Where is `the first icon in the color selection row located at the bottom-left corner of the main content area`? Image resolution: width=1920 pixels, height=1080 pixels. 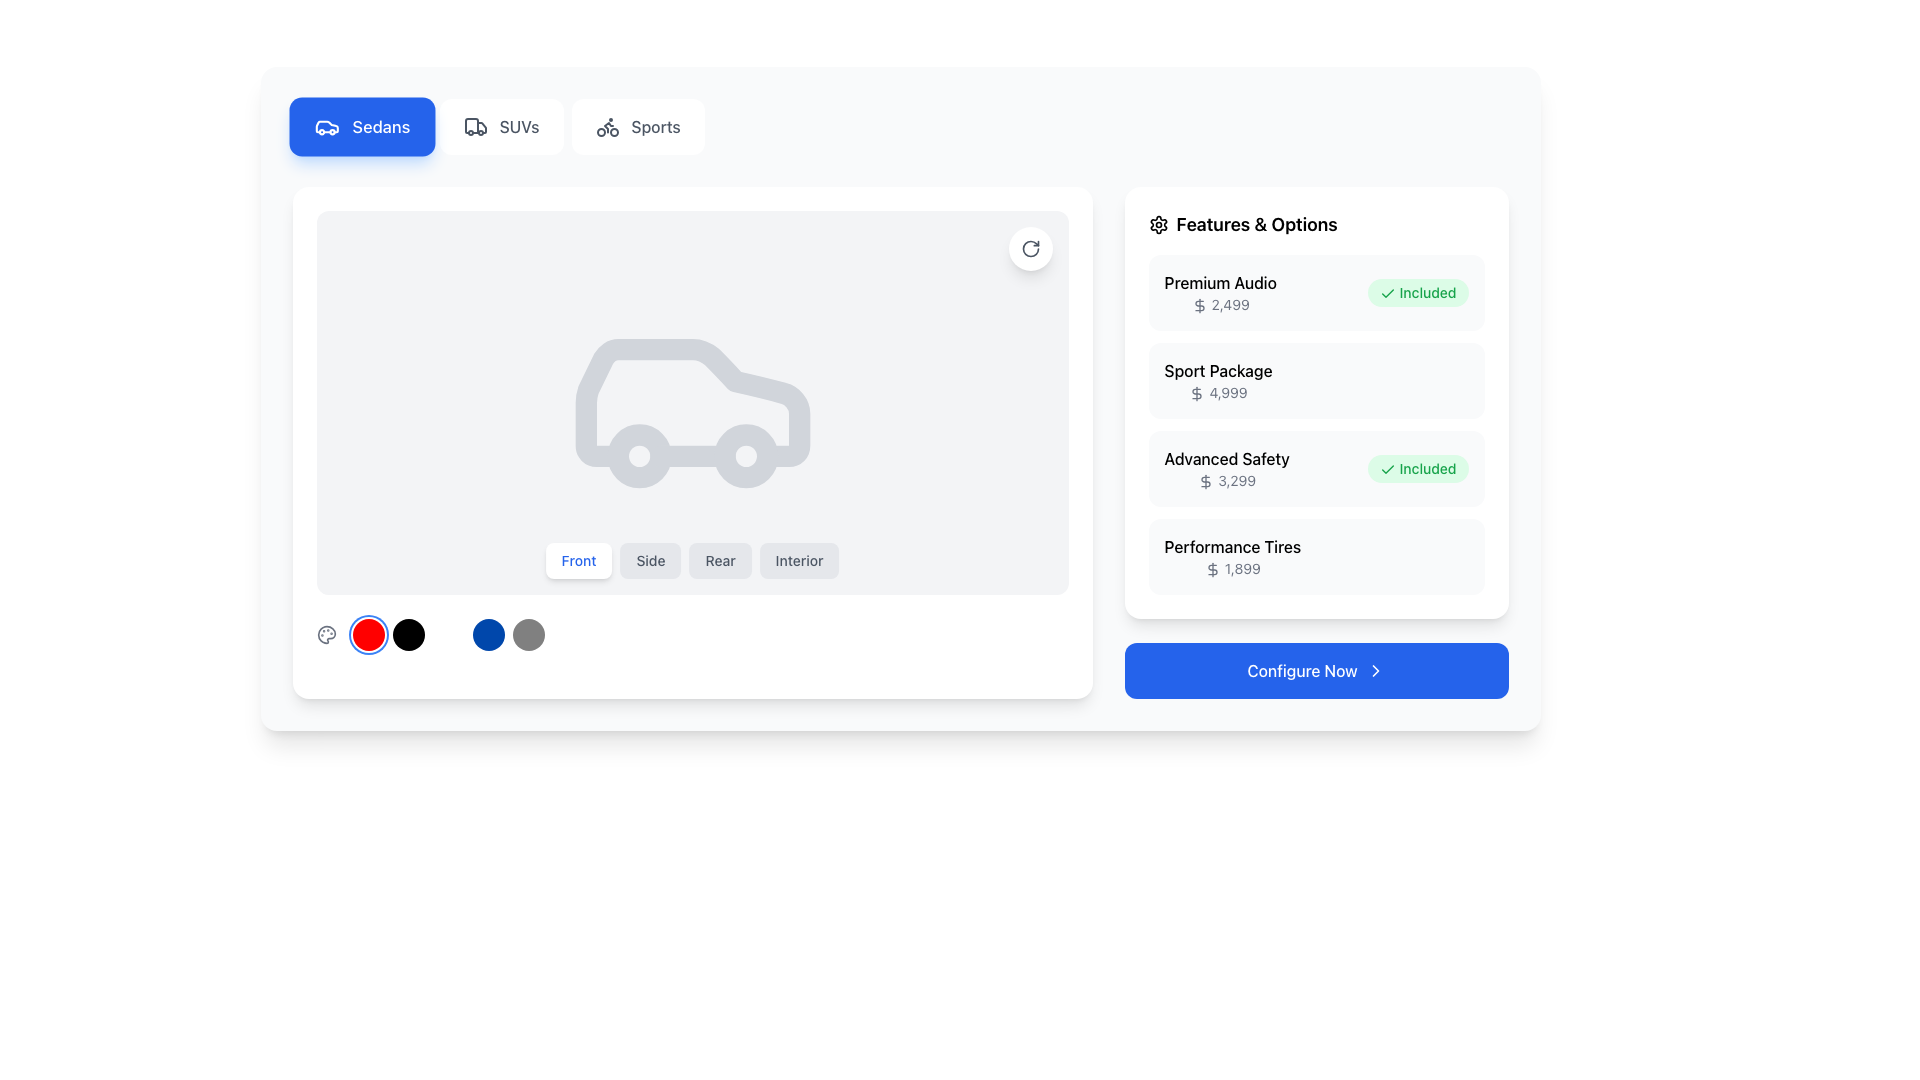
the first icon in the color selection row located at the bottom-left corner of the main content area is located at coordinates (326, 635).